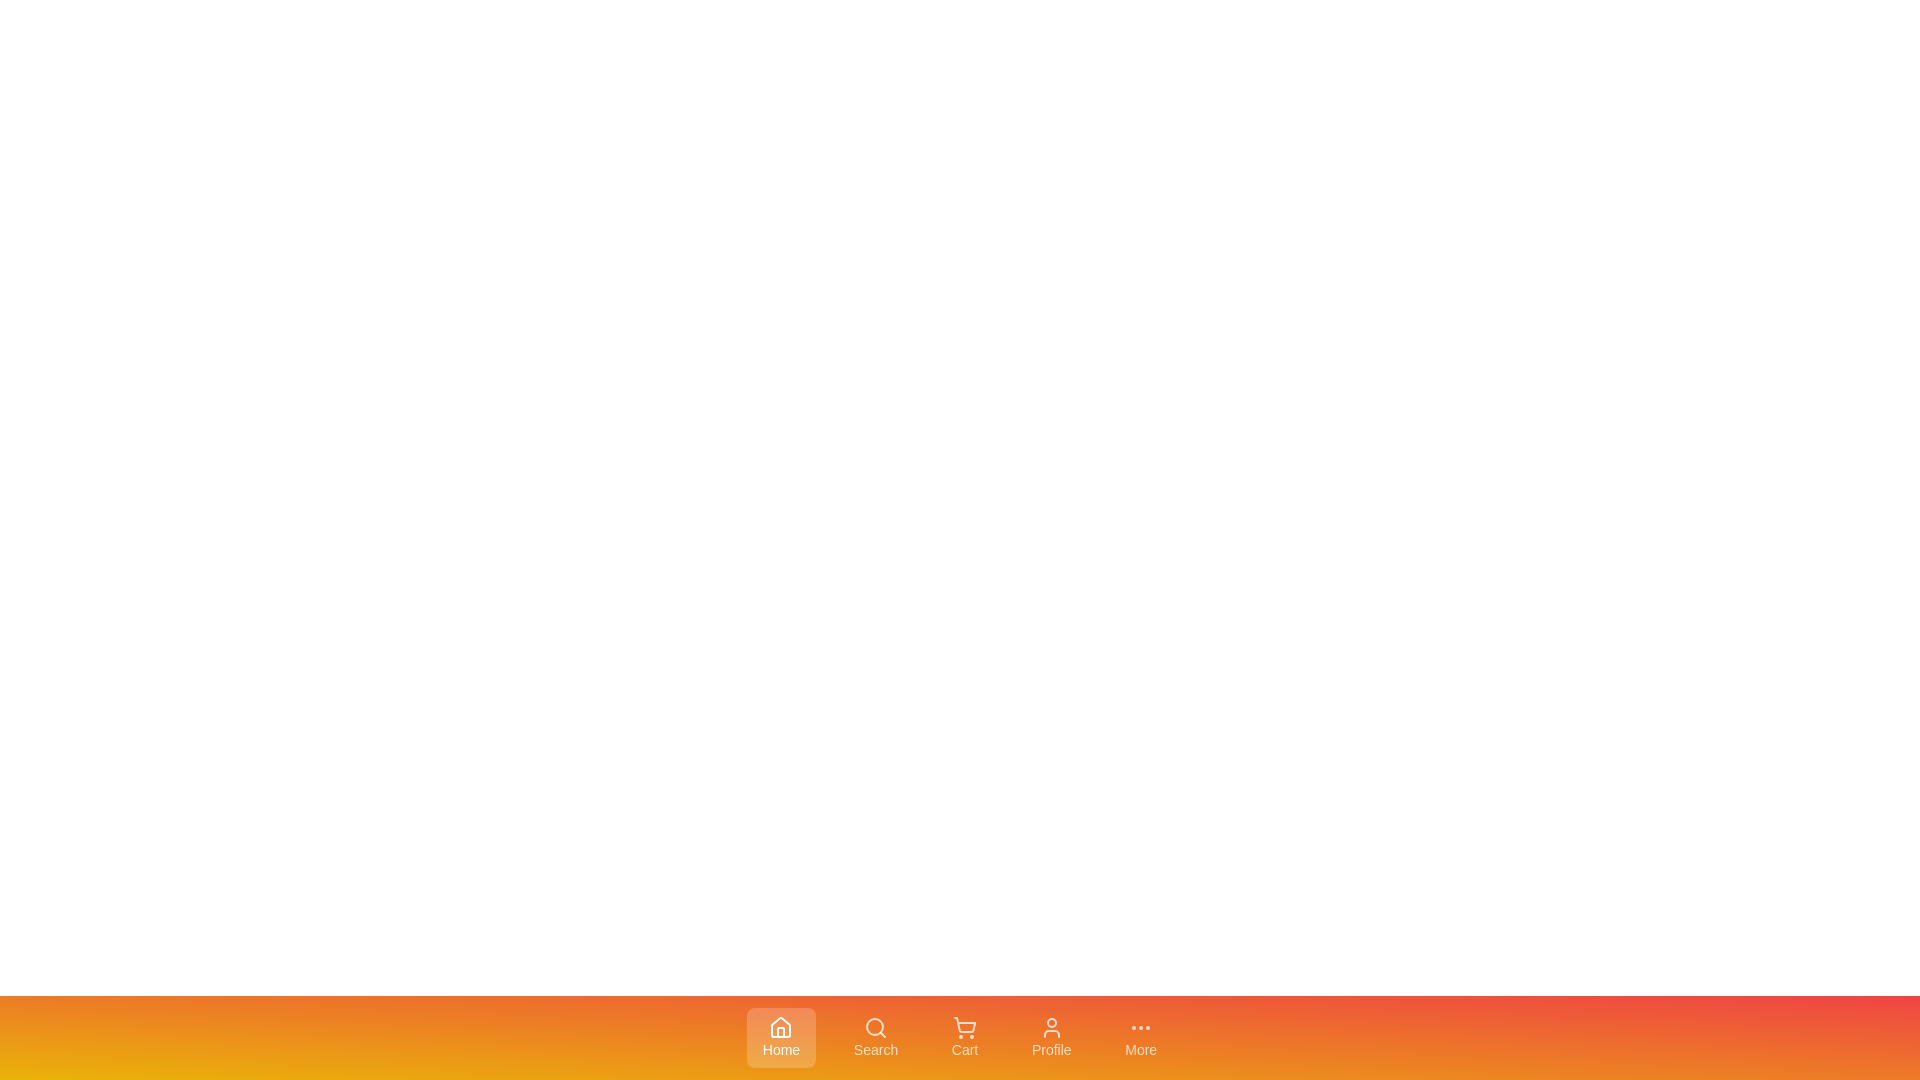 This screenshot has height=1080, width=1920. What do you see at coordinates (964, 1036) in the screenshot?
I see `the tab labeled Cart` at bounding box center [964, 1036].